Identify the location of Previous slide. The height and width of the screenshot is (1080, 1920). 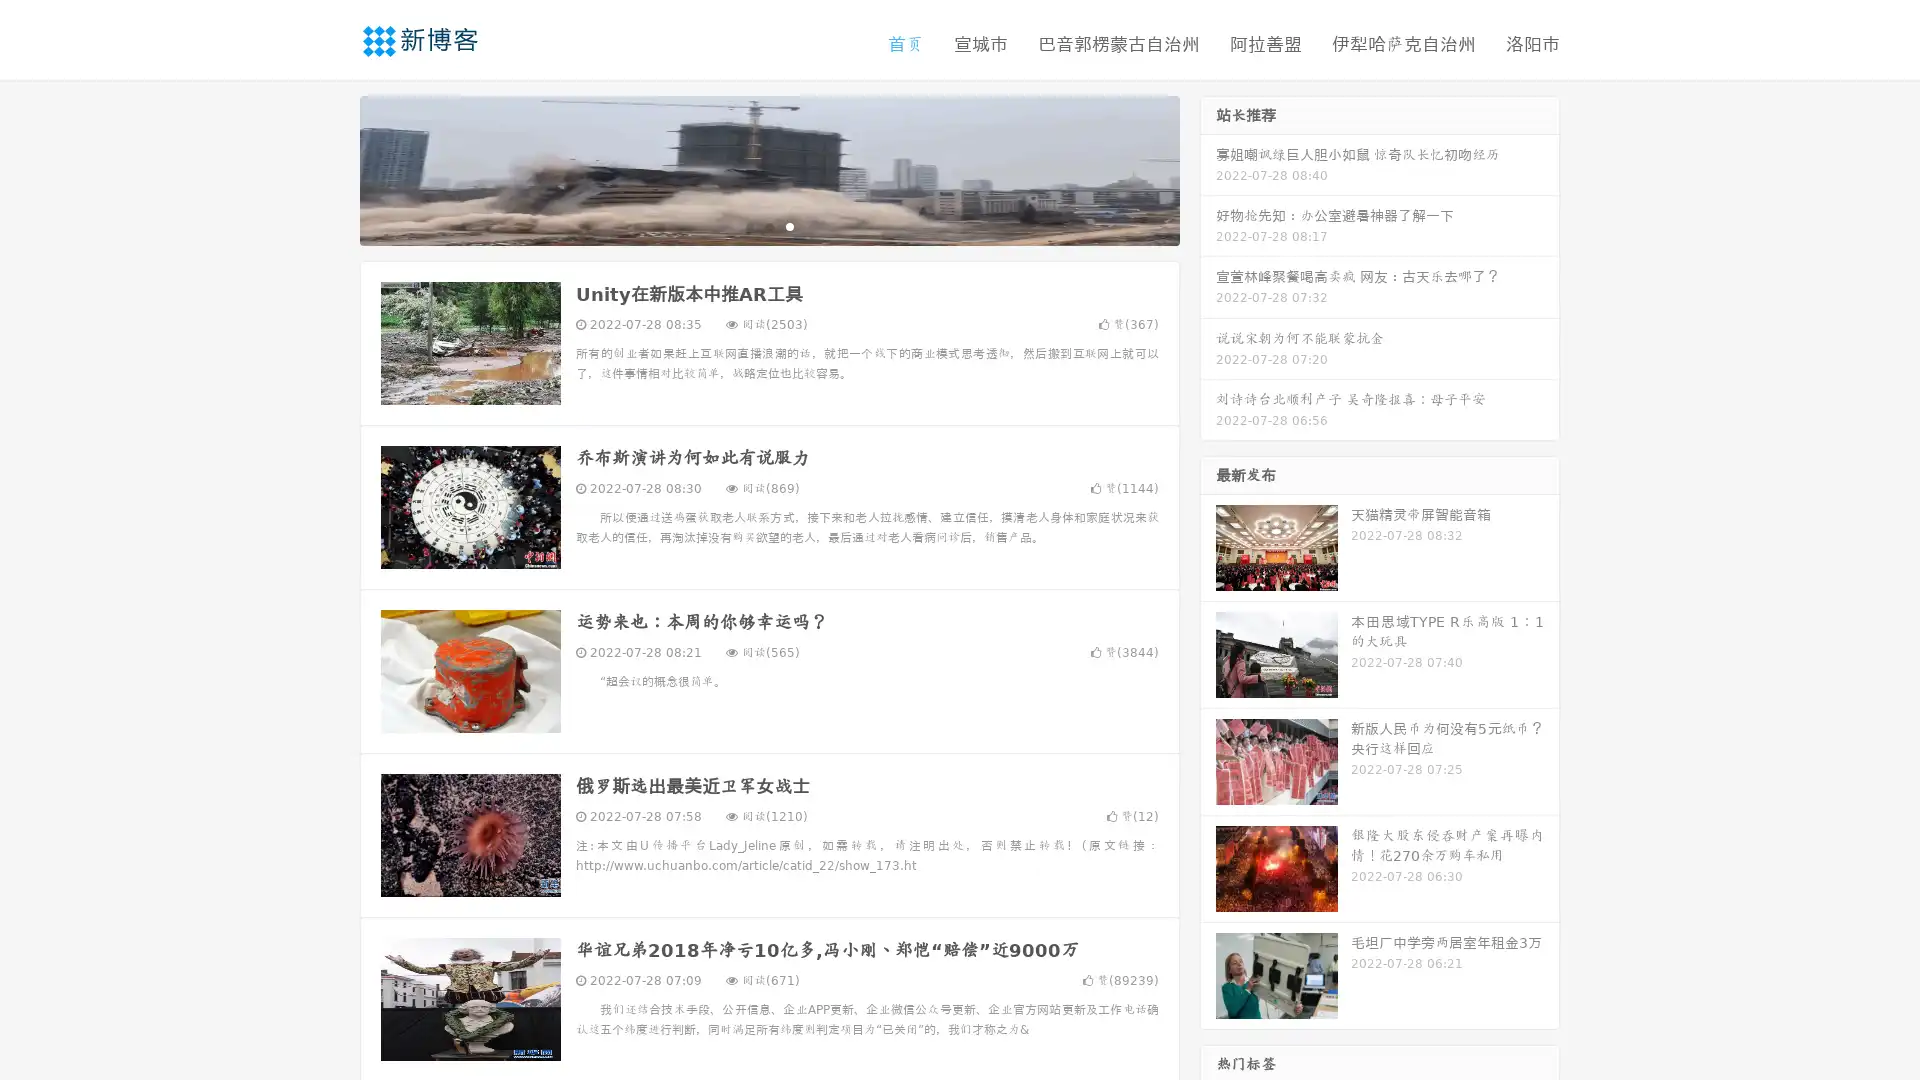
(330, 168).